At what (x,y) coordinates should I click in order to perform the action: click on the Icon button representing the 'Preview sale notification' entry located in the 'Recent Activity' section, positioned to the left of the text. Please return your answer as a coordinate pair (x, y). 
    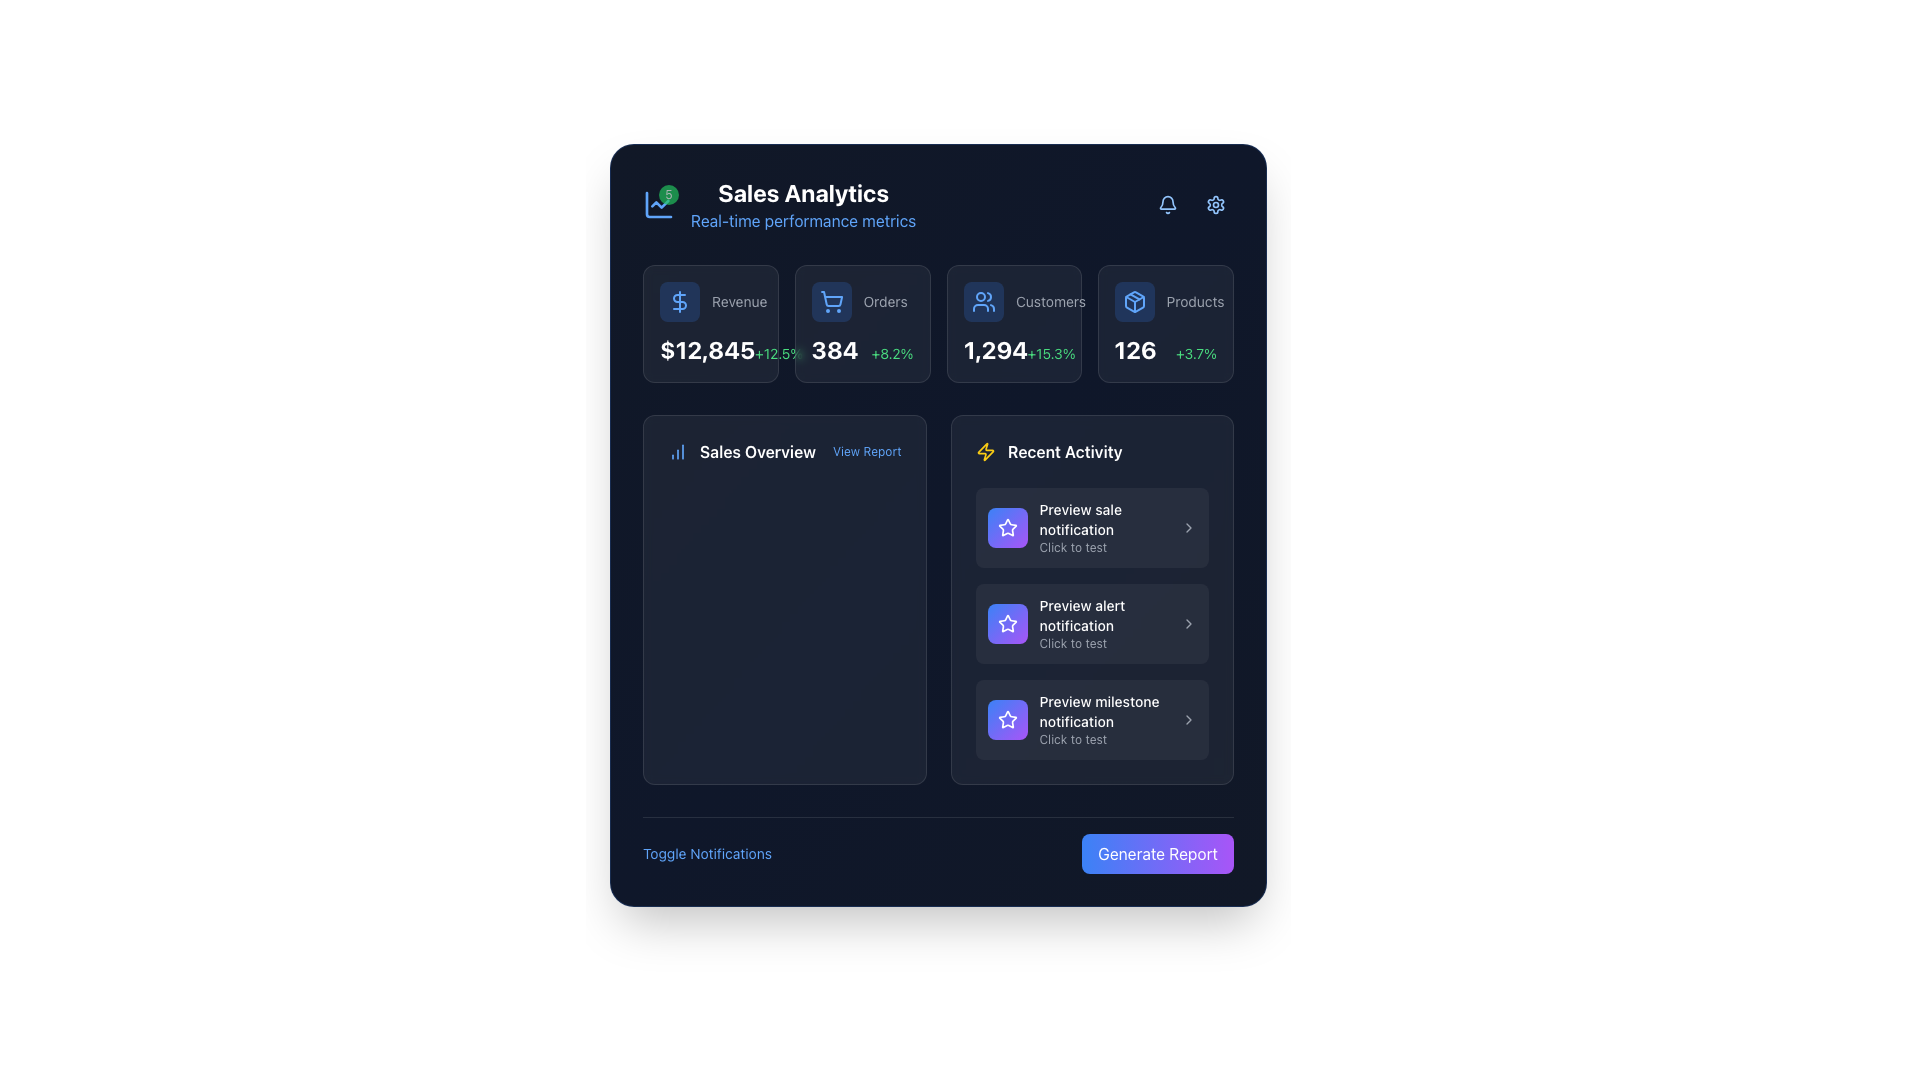
    Looking at the image, I should click on (1007, 527).